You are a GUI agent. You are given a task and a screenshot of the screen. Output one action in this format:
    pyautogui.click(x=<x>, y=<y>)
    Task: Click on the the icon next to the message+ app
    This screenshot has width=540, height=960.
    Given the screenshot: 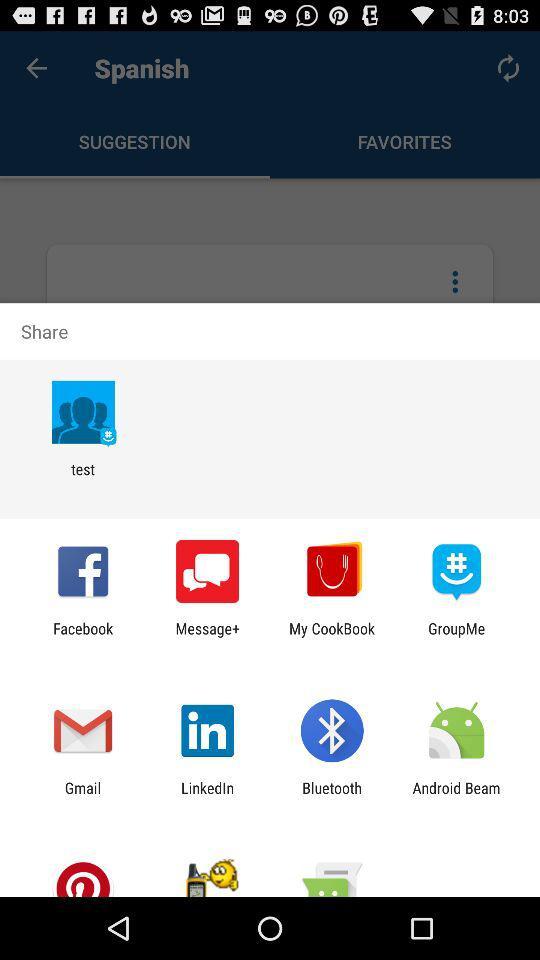 What is the action you would take?
    pyautogui.click(x=332, y=636)
    